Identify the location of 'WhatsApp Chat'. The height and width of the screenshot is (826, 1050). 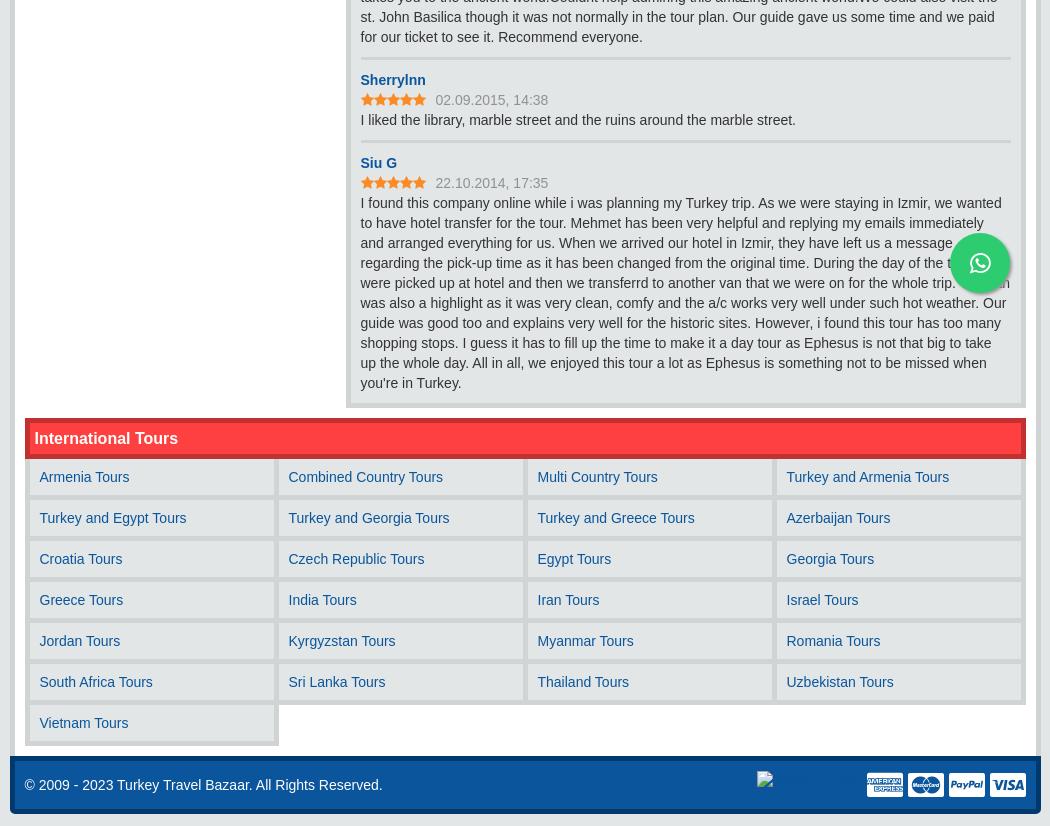
(873, 266).